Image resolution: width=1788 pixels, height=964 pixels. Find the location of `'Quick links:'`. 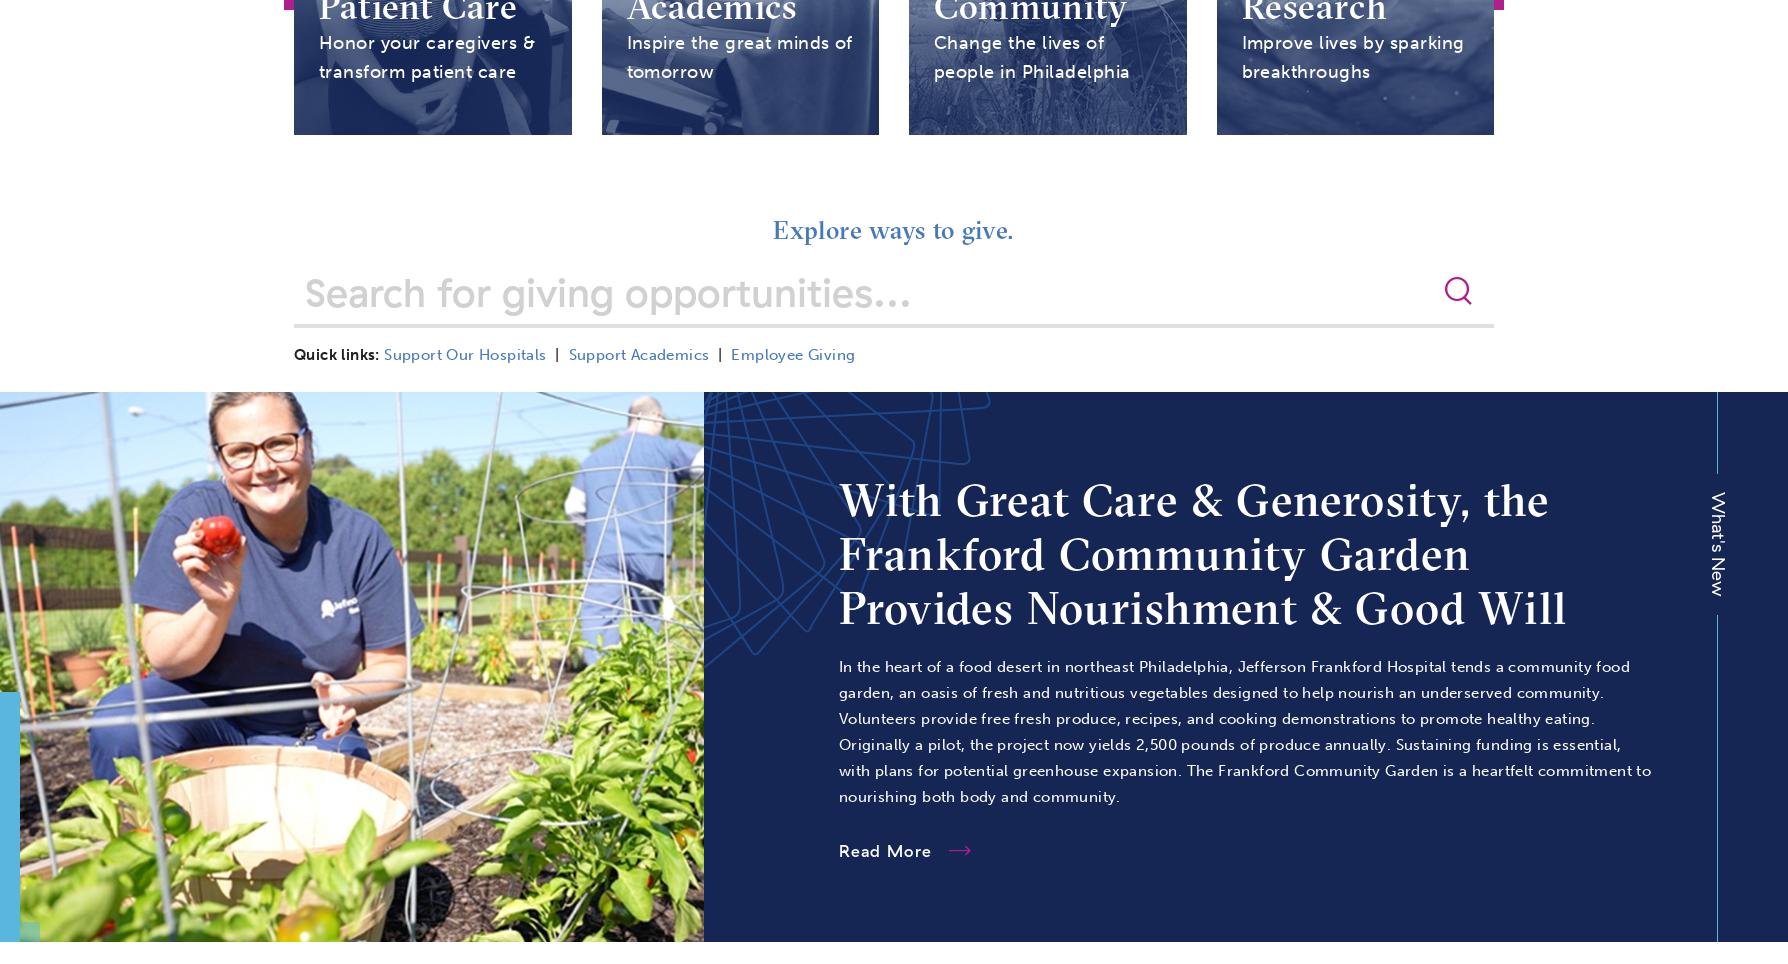

'Quick links:' is located at coordinates (335, 354).